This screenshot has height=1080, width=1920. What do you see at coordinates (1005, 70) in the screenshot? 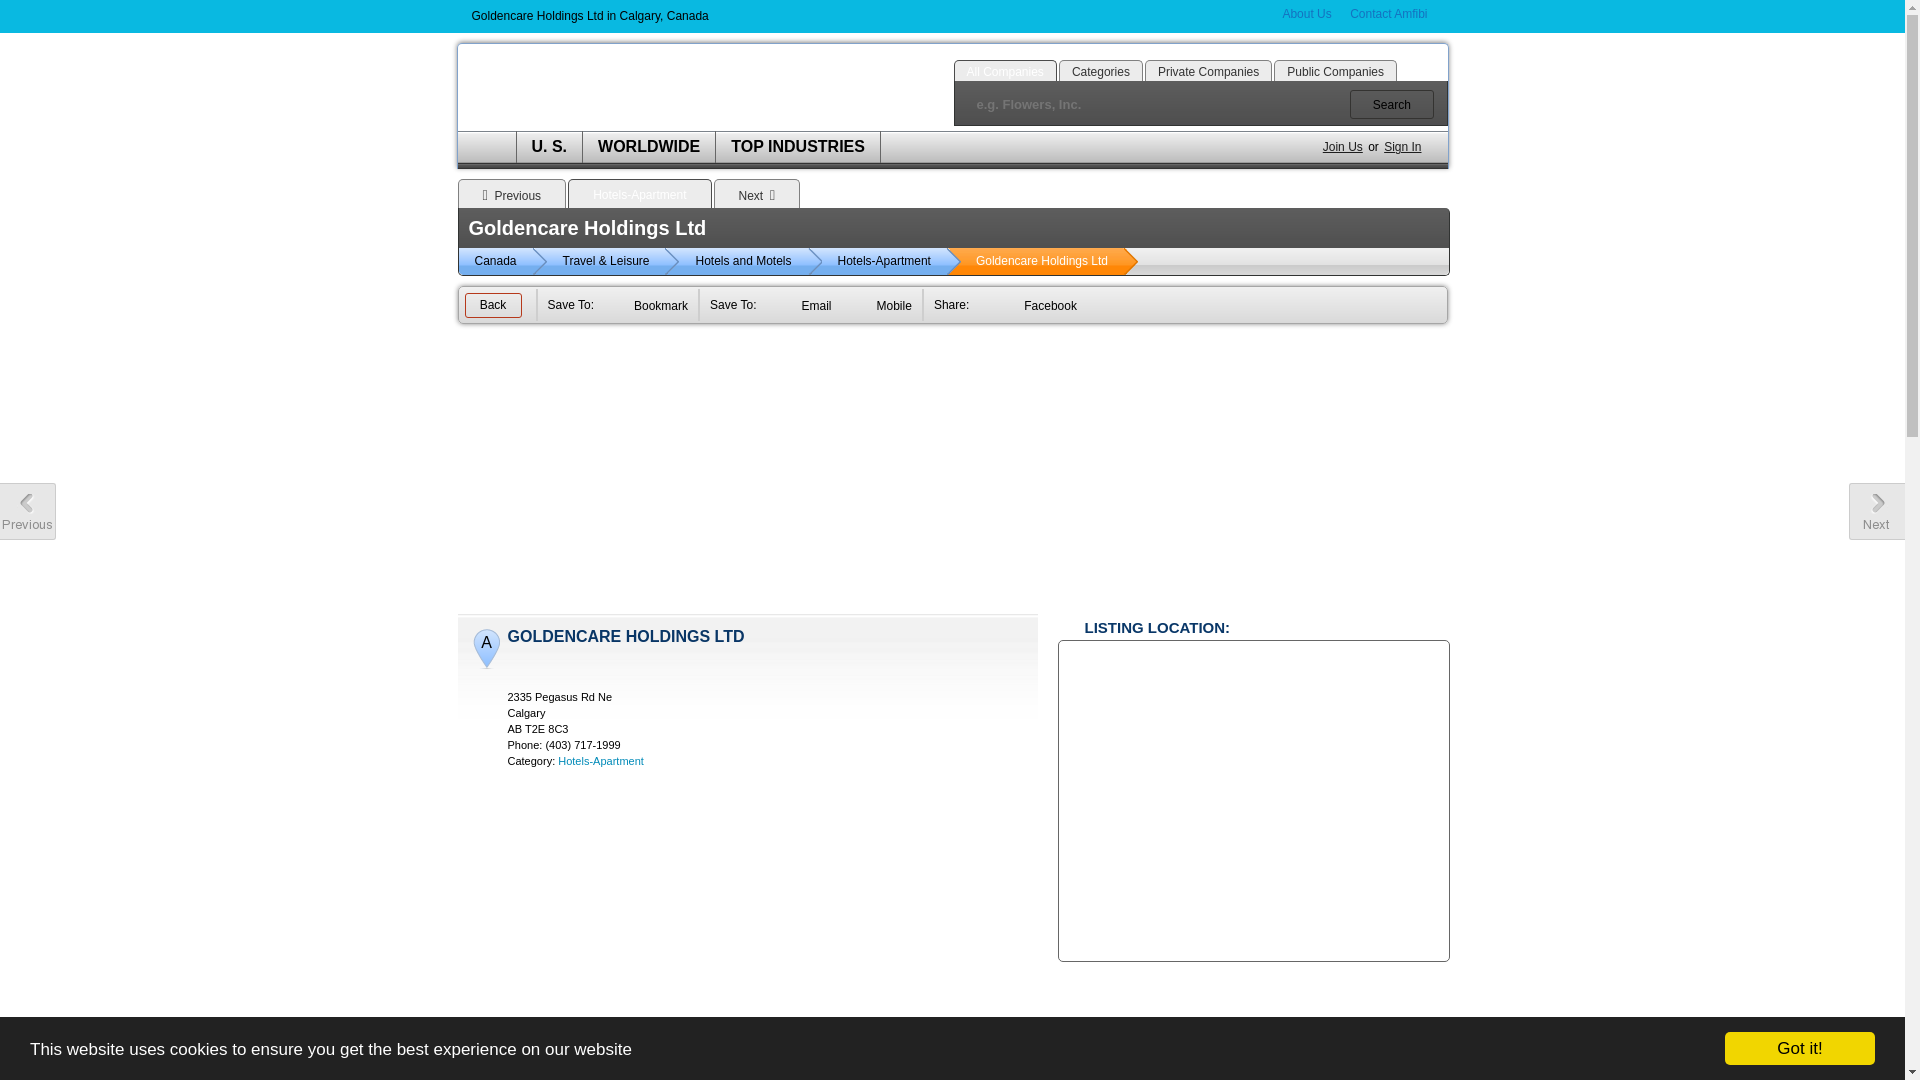
I see `'All Companies'` at bounding box center [1005, 70].